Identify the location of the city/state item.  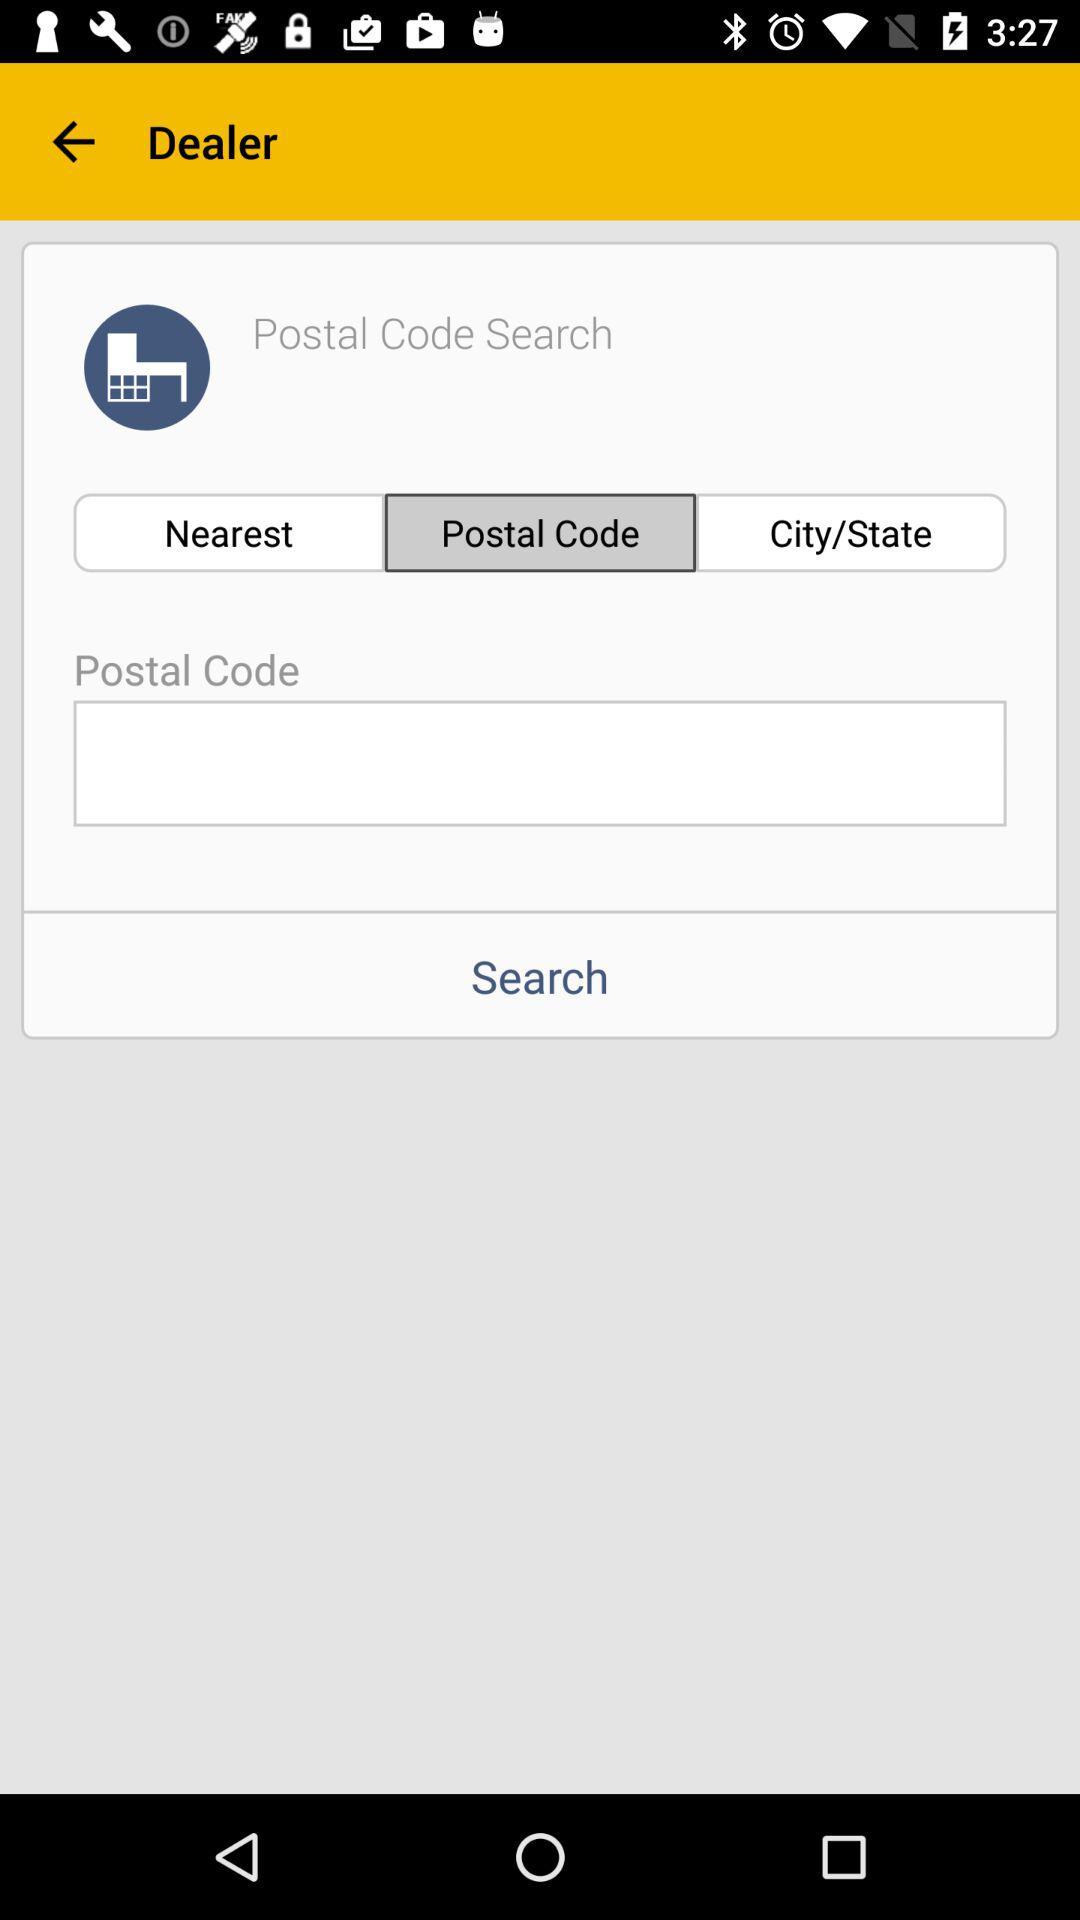
(851, 532).